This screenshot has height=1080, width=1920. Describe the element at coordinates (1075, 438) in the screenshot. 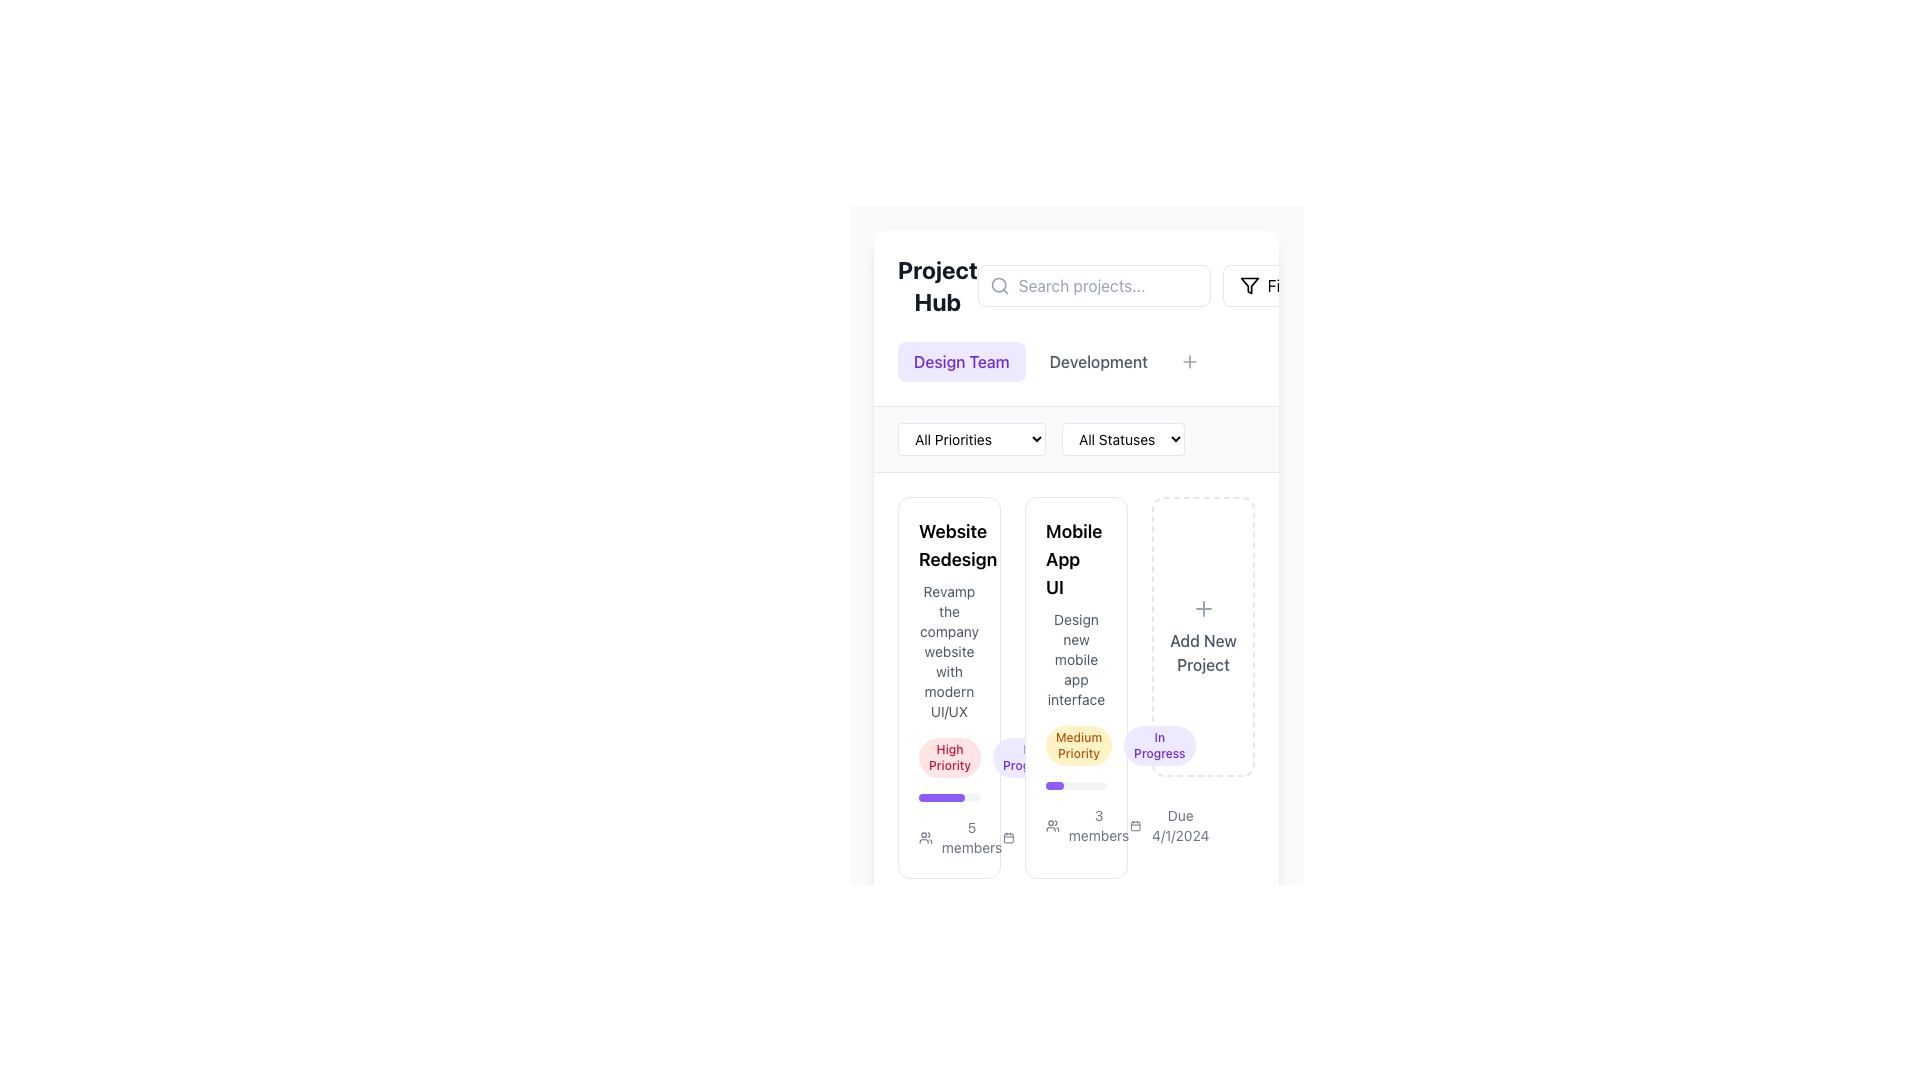

I see `an option from the grouped dropdown menus for filtering content based on priority and status, located near the top-center of the interface` at that location.